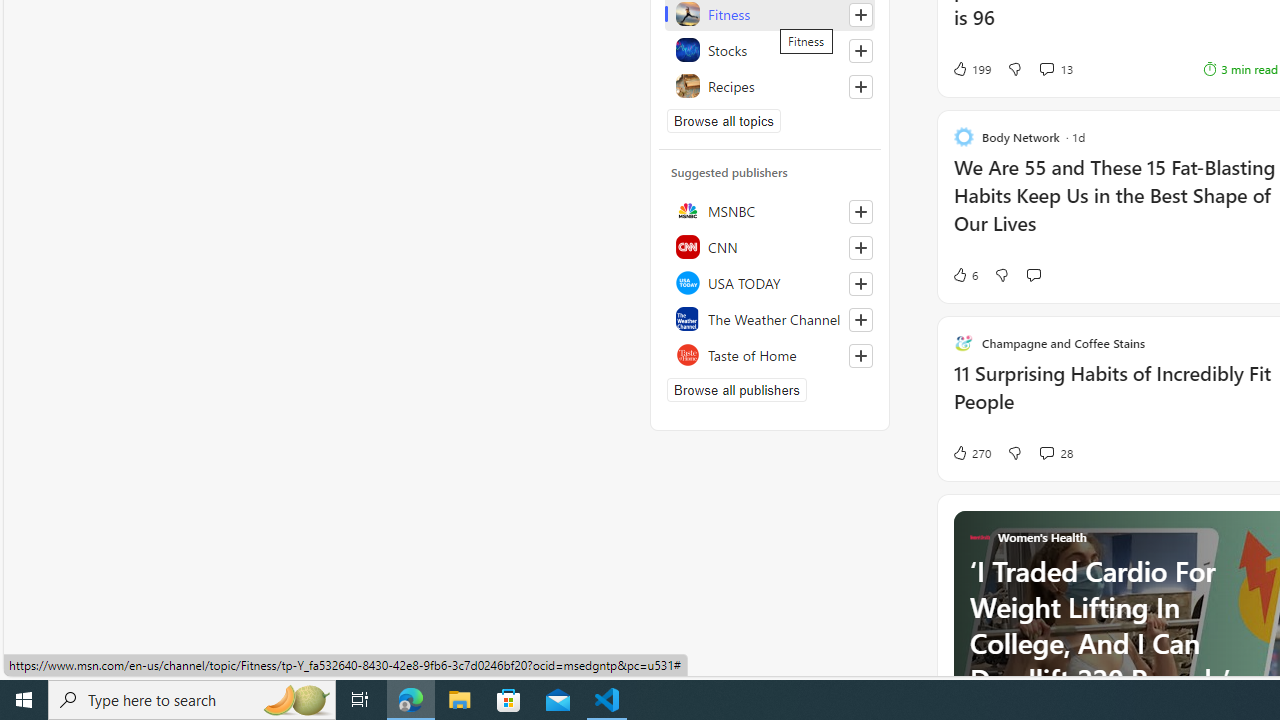  Describe the element at coordinates (1045, 452) in the screenshot. I see `'View comments 28 Comment'` at that location.